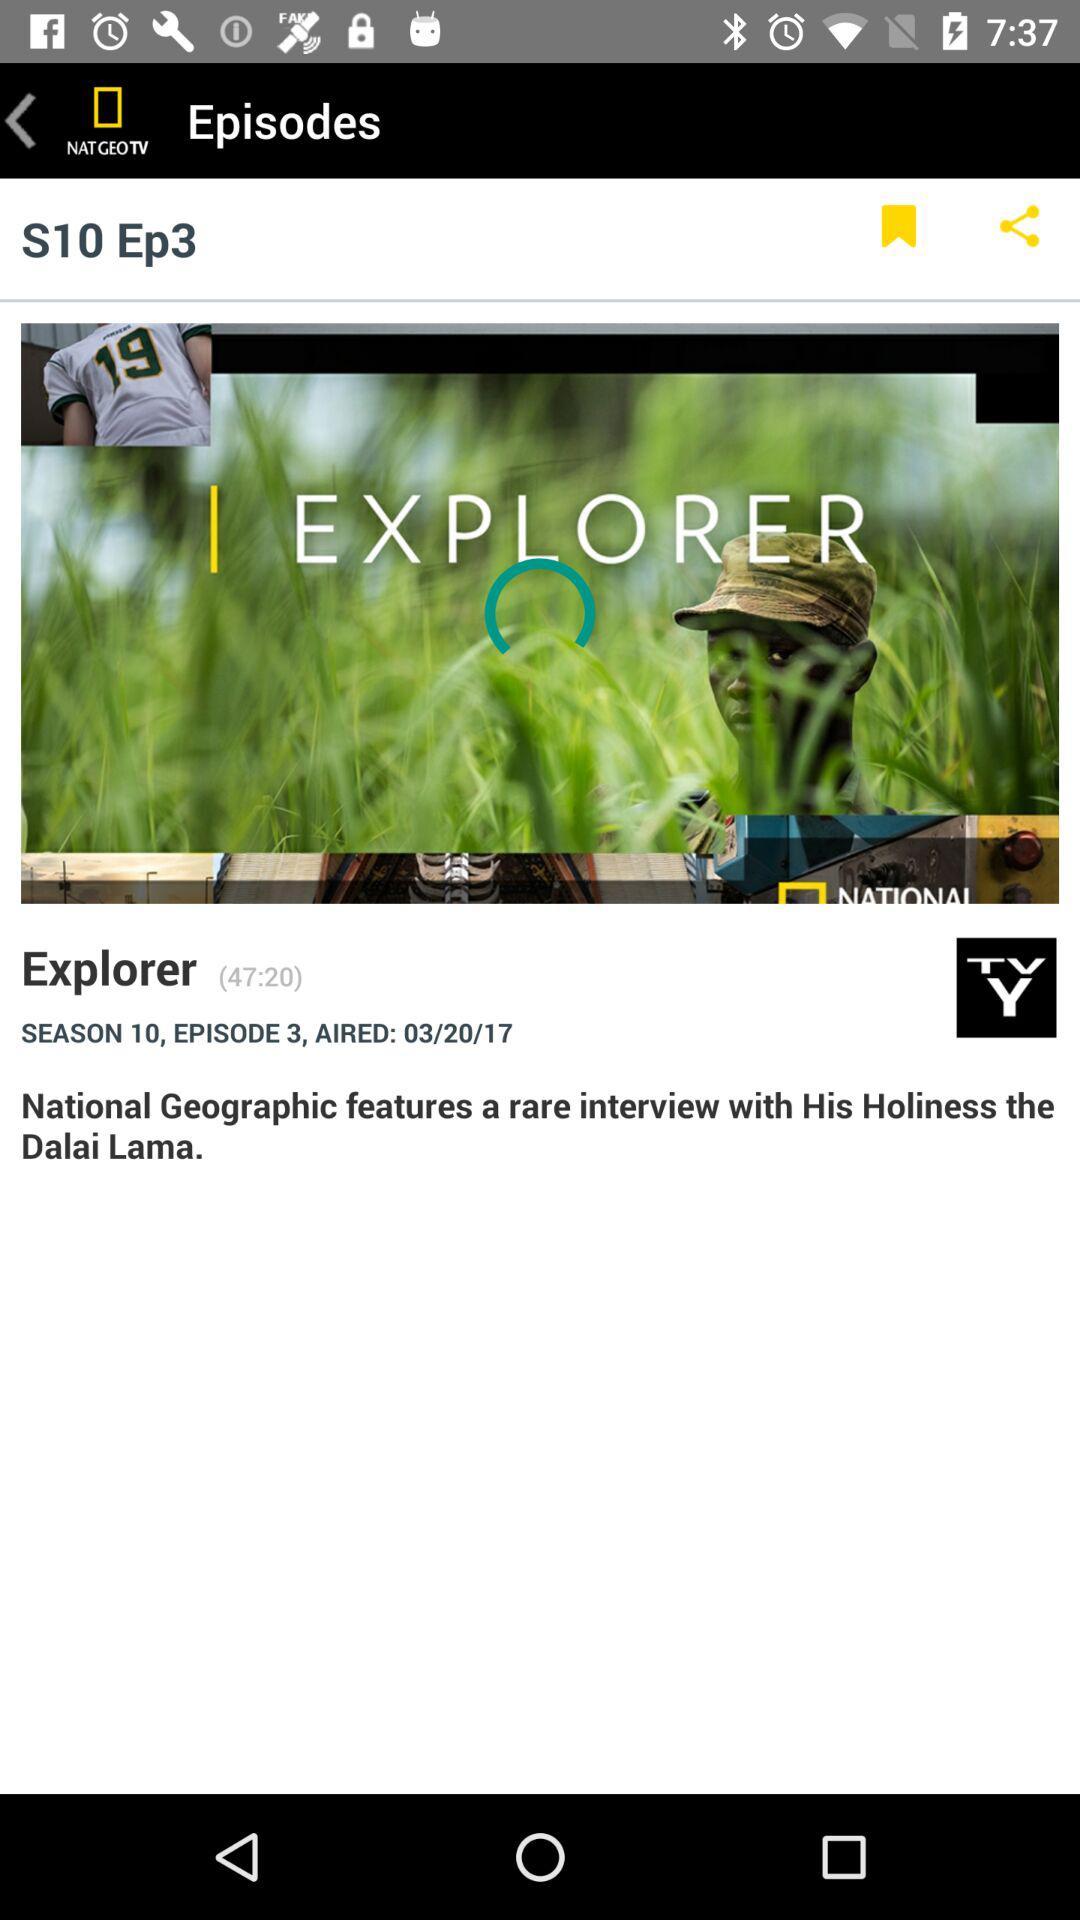 This screenshot has height=1920, width=1080. Describe the element at coordinates (108, 119) in the screenshot. I see `national geographic channel` at that location.